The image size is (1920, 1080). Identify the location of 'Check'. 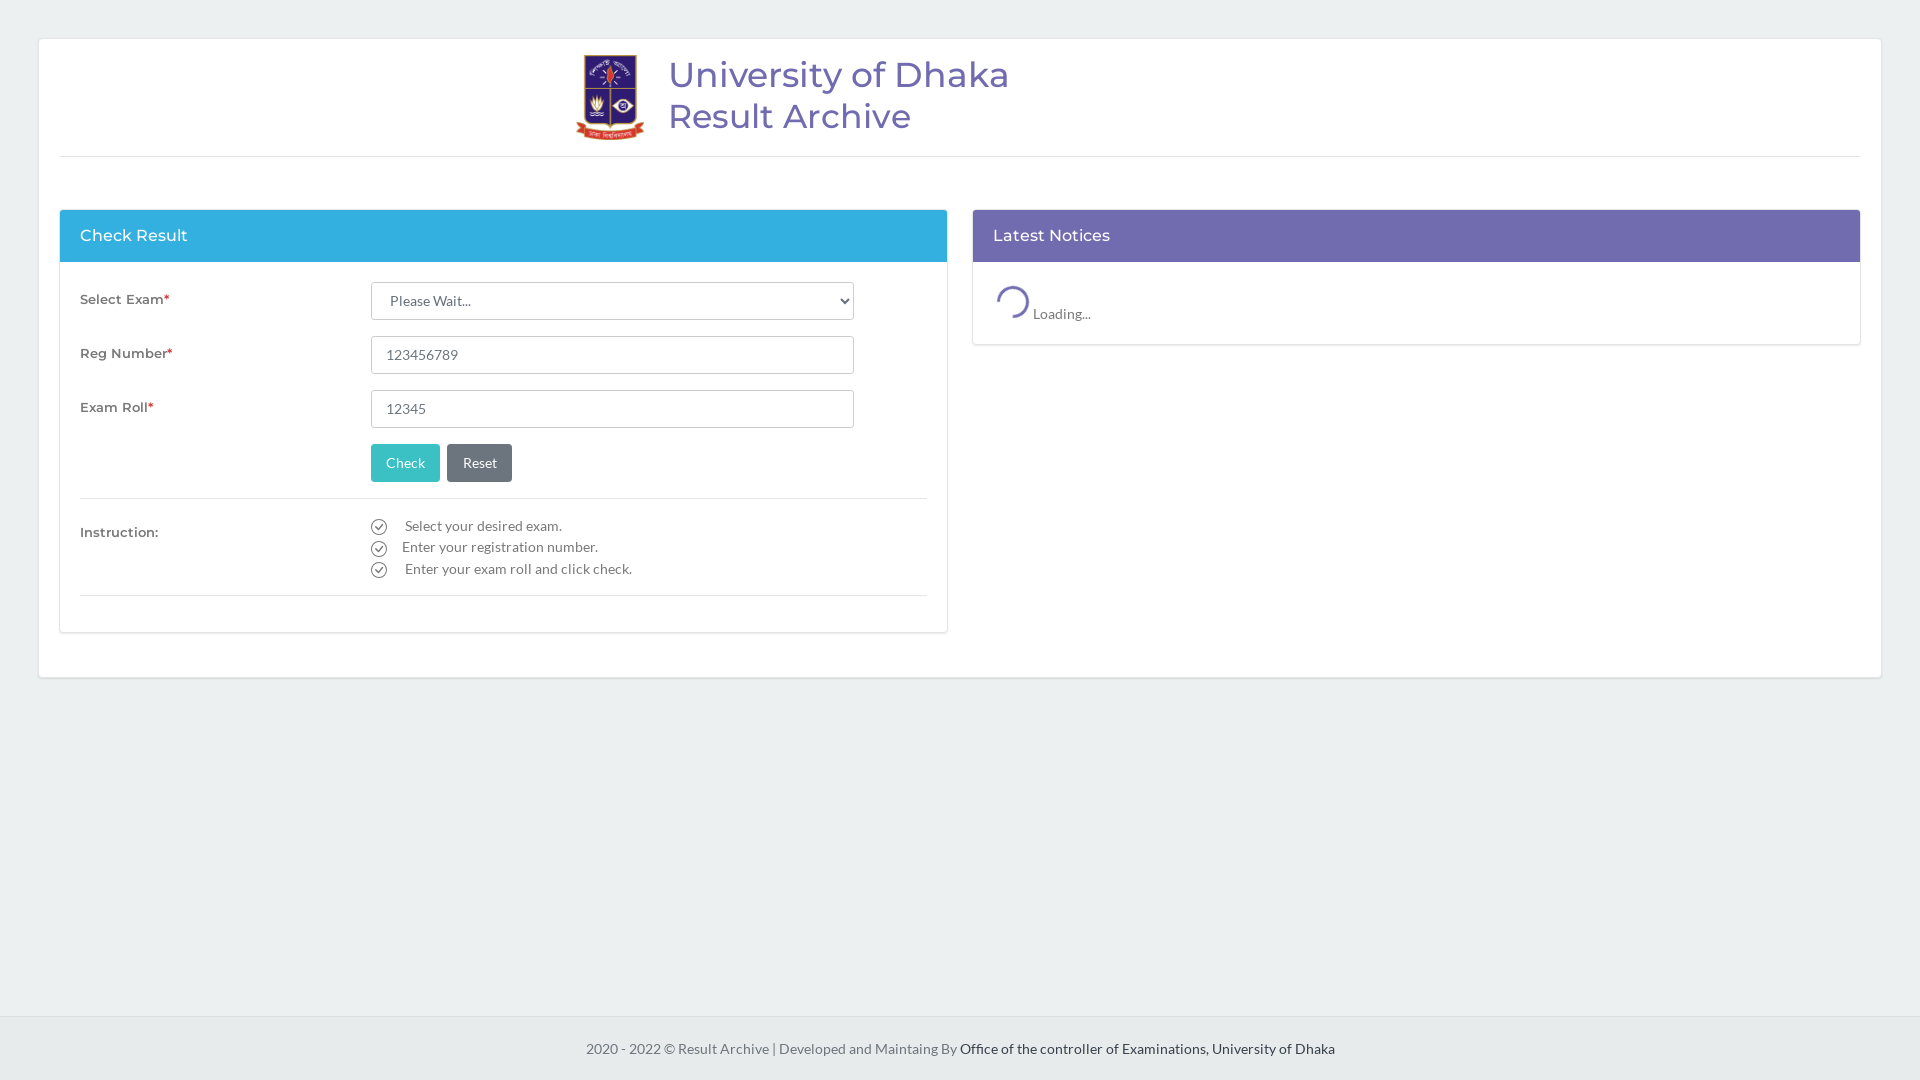
(405, 462).